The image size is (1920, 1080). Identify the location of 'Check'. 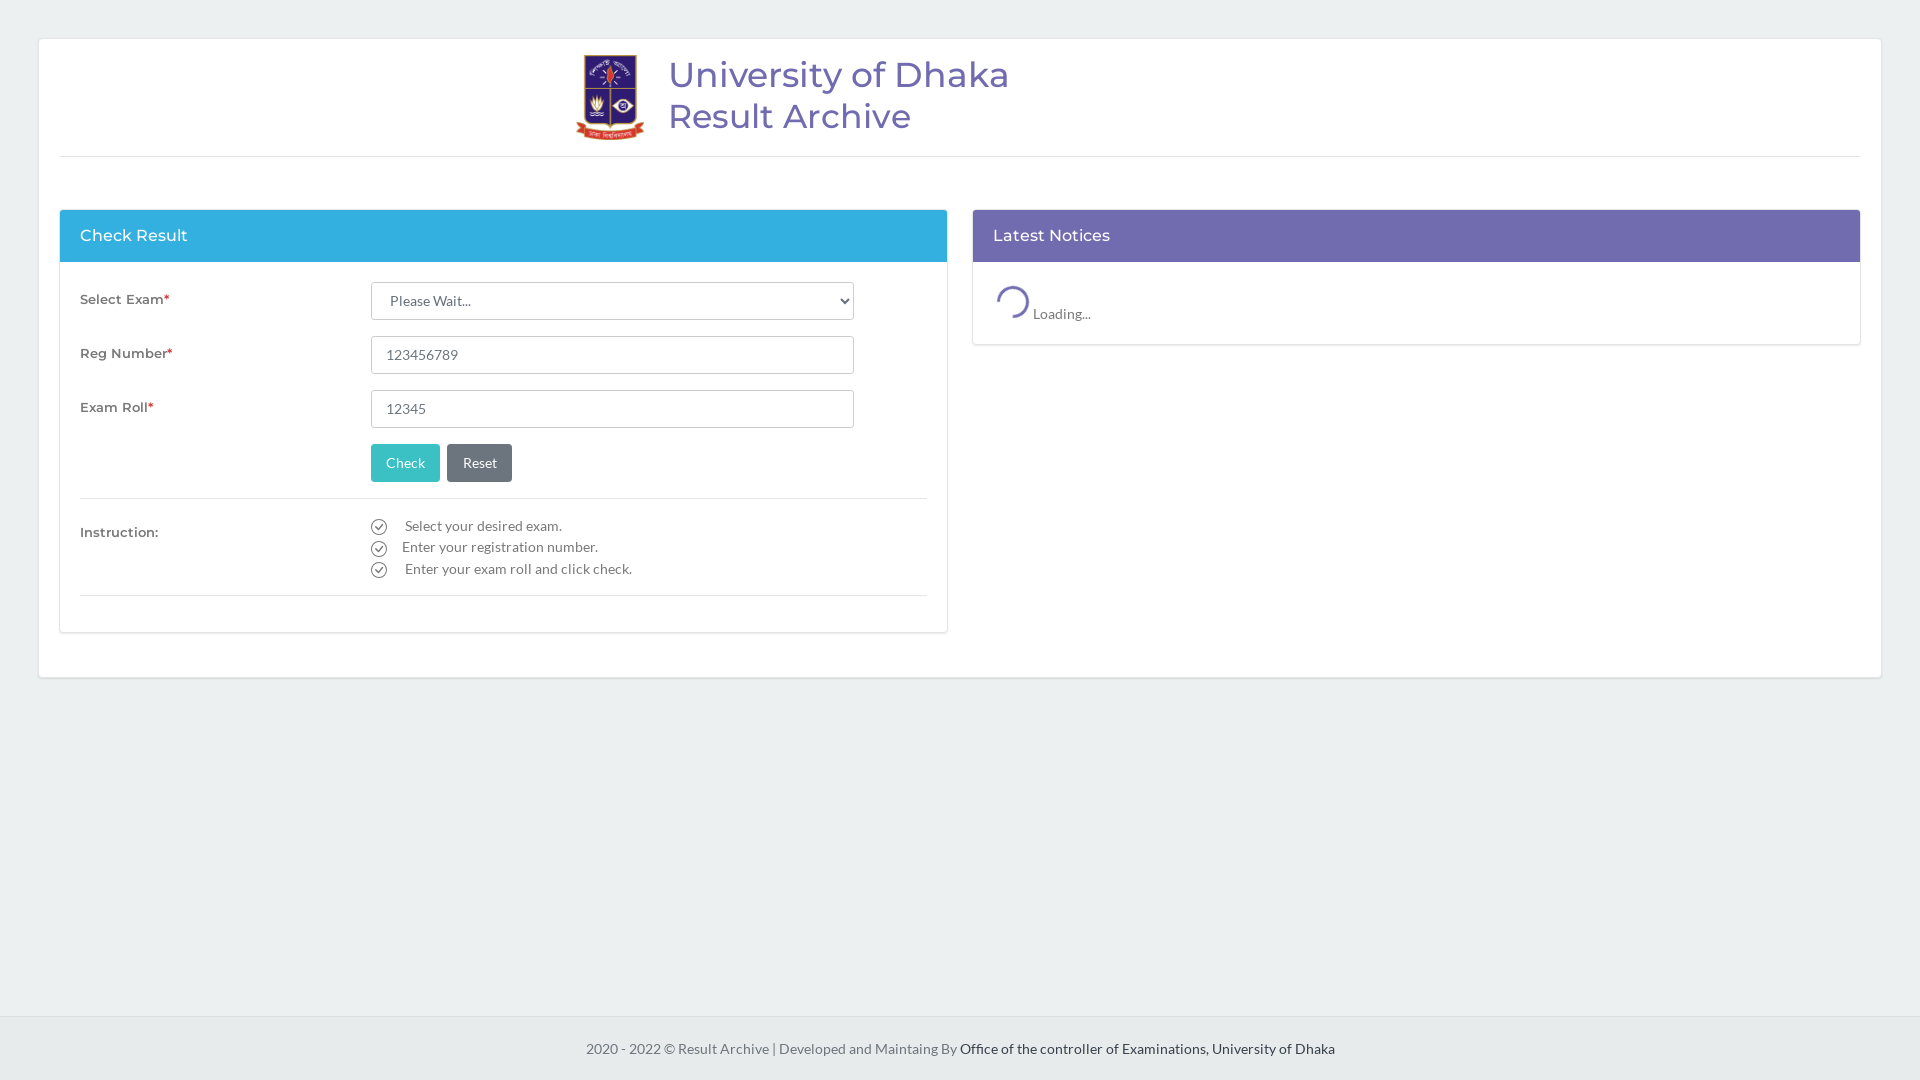
(405, 462).